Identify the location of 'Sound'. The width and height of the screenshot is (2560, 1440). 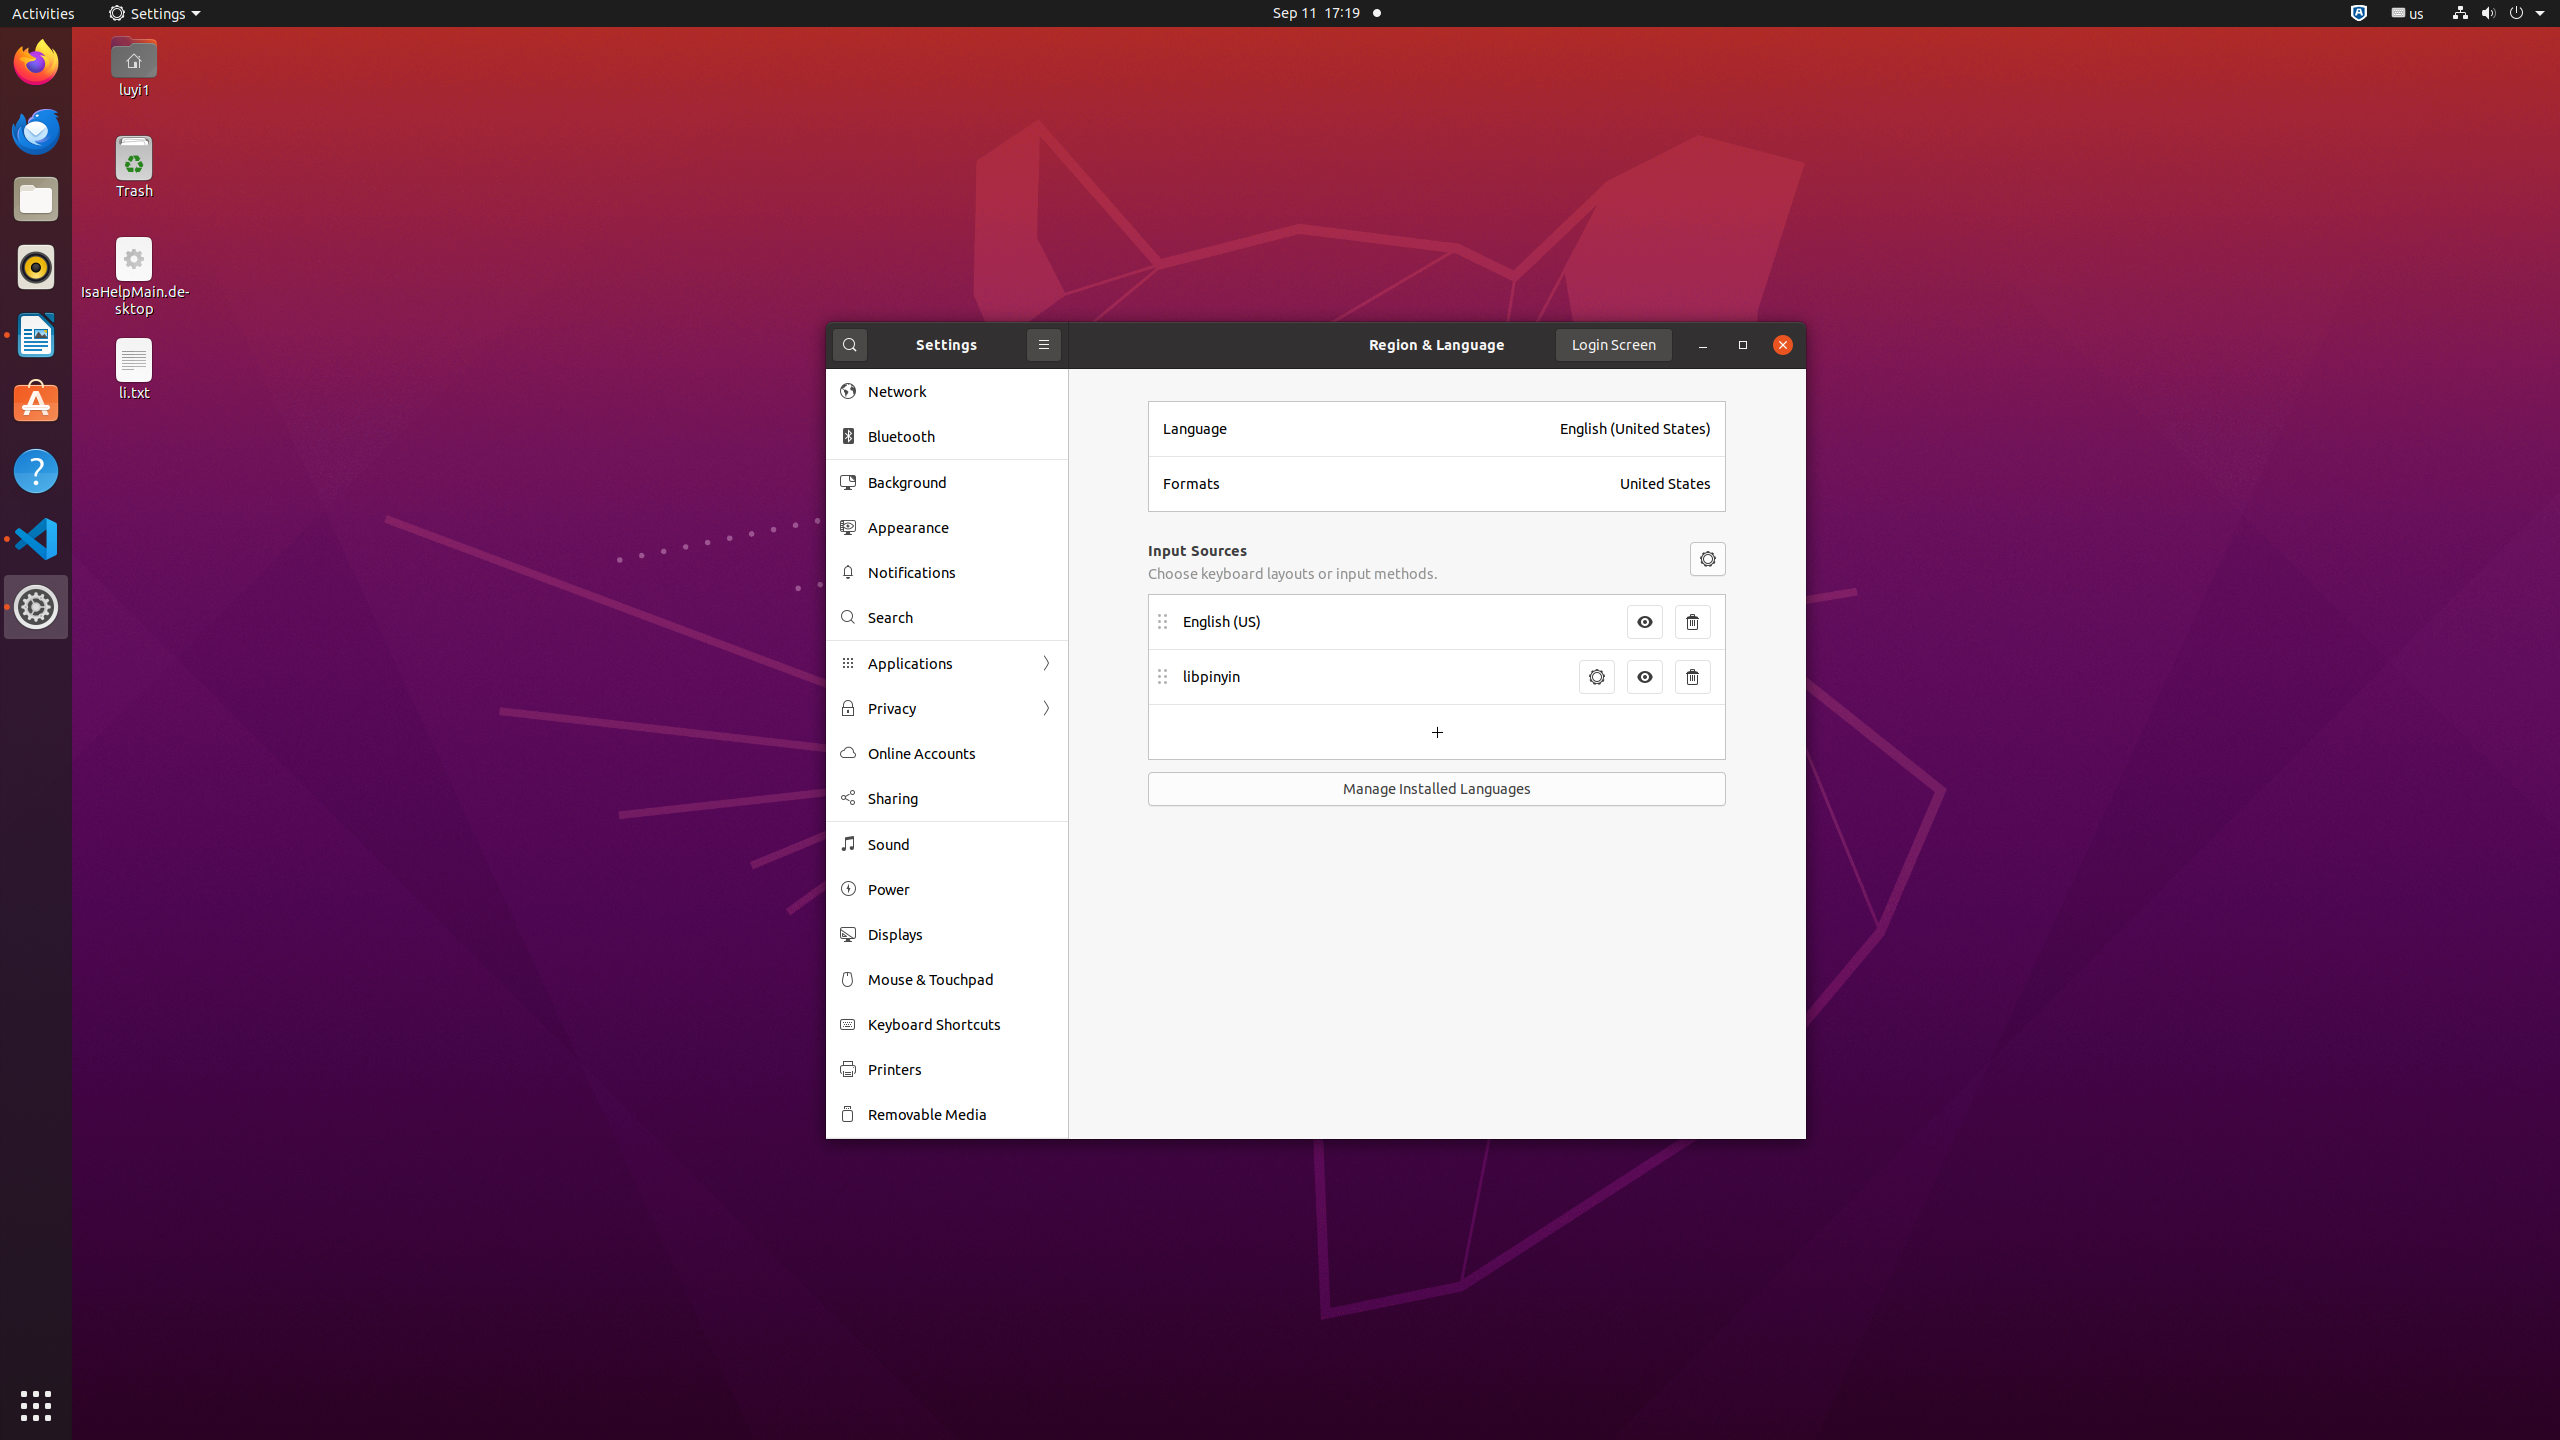
(961, 843).